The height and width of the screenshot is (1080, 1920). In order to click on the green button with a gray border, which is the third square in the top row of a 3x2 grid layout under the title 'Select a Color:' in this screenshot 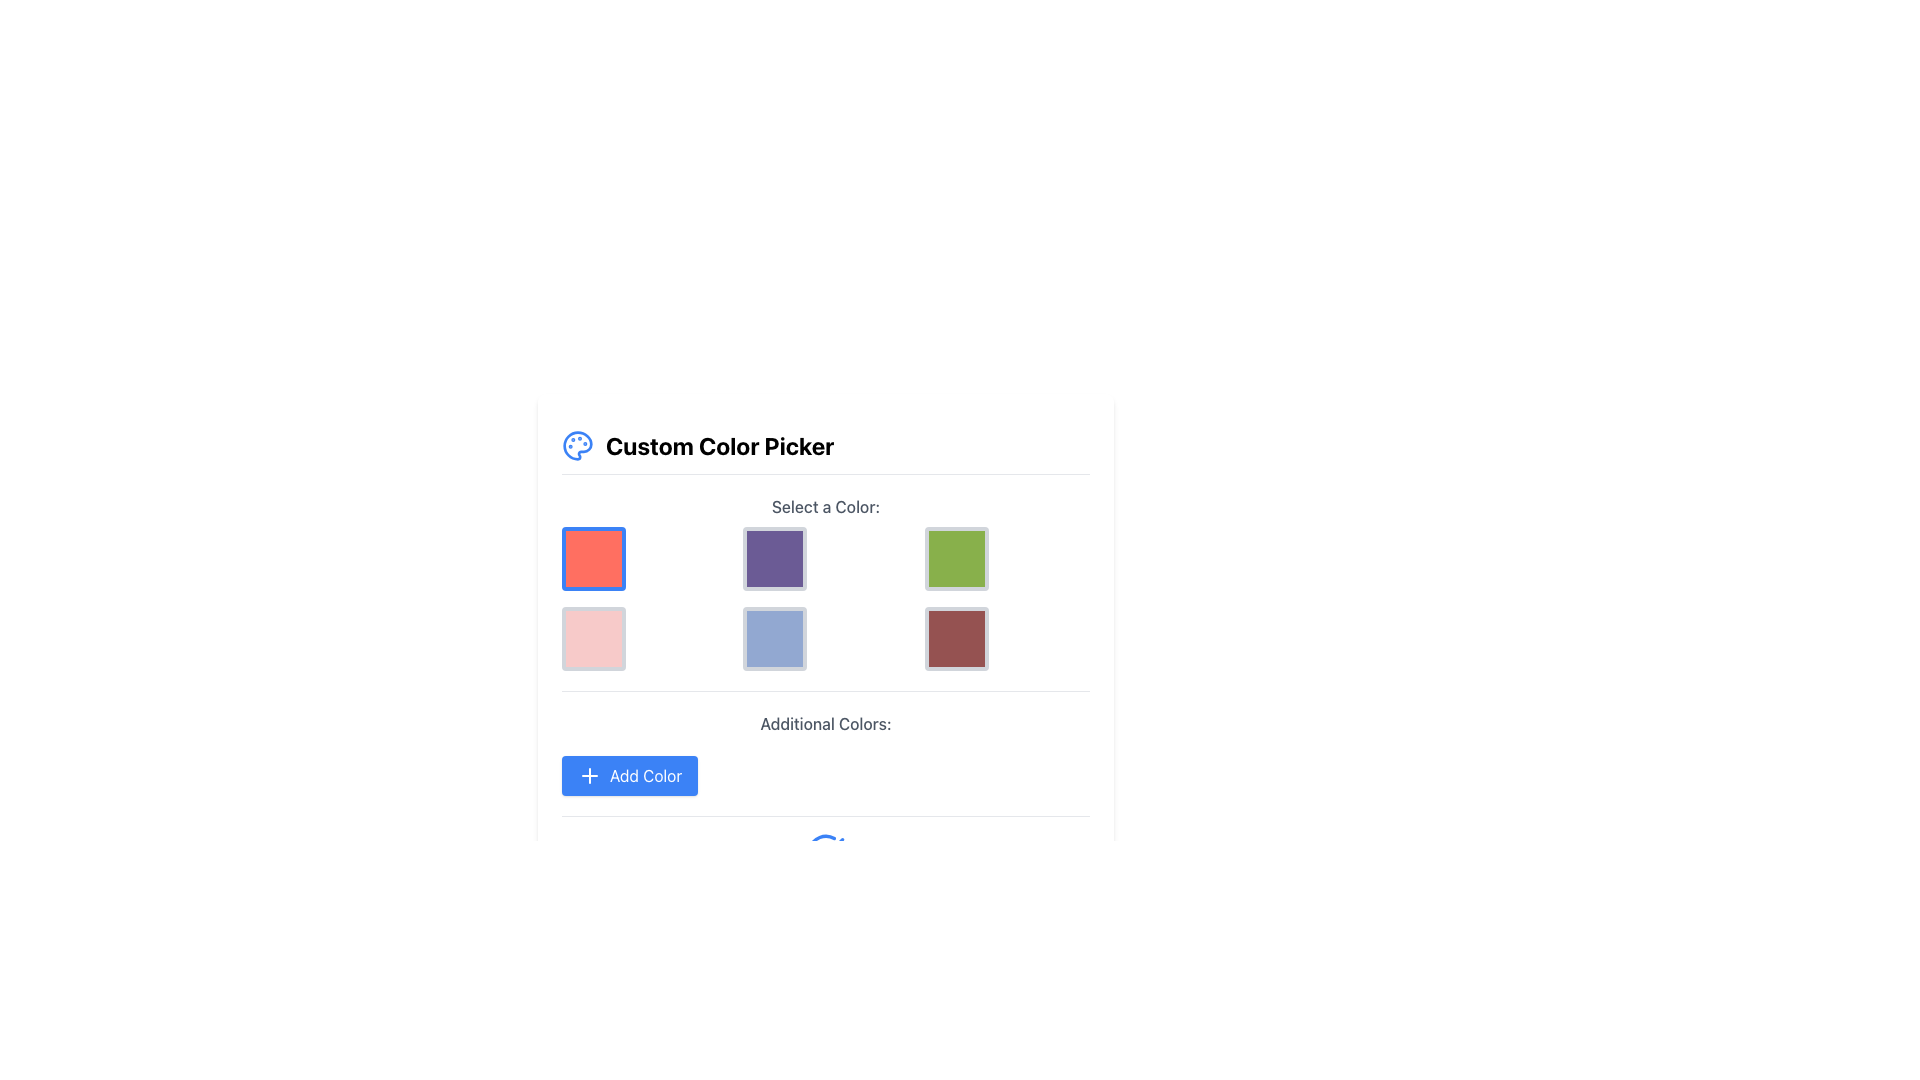, I will do `click(955, 559)`.